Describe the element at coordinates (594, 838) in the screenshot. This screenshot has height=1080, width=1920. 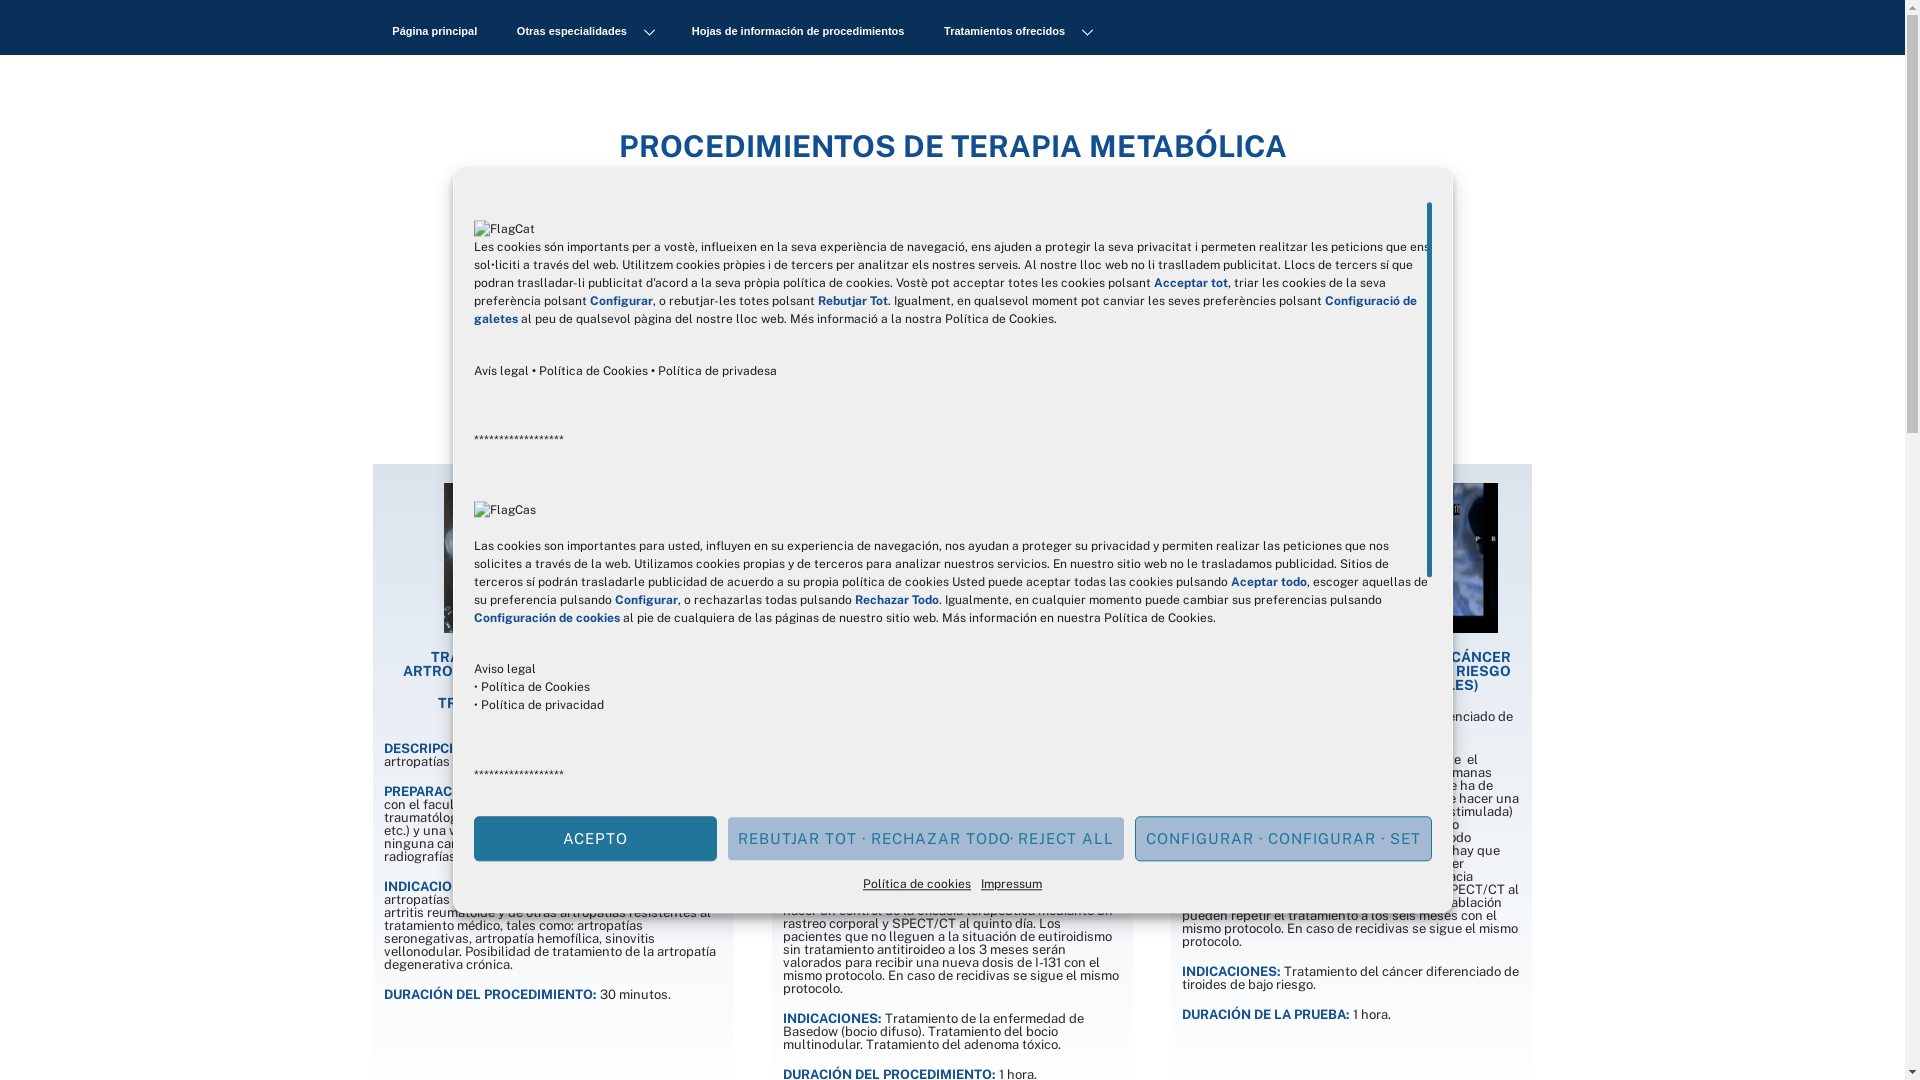
I see `'ACEPTO'` at that location.